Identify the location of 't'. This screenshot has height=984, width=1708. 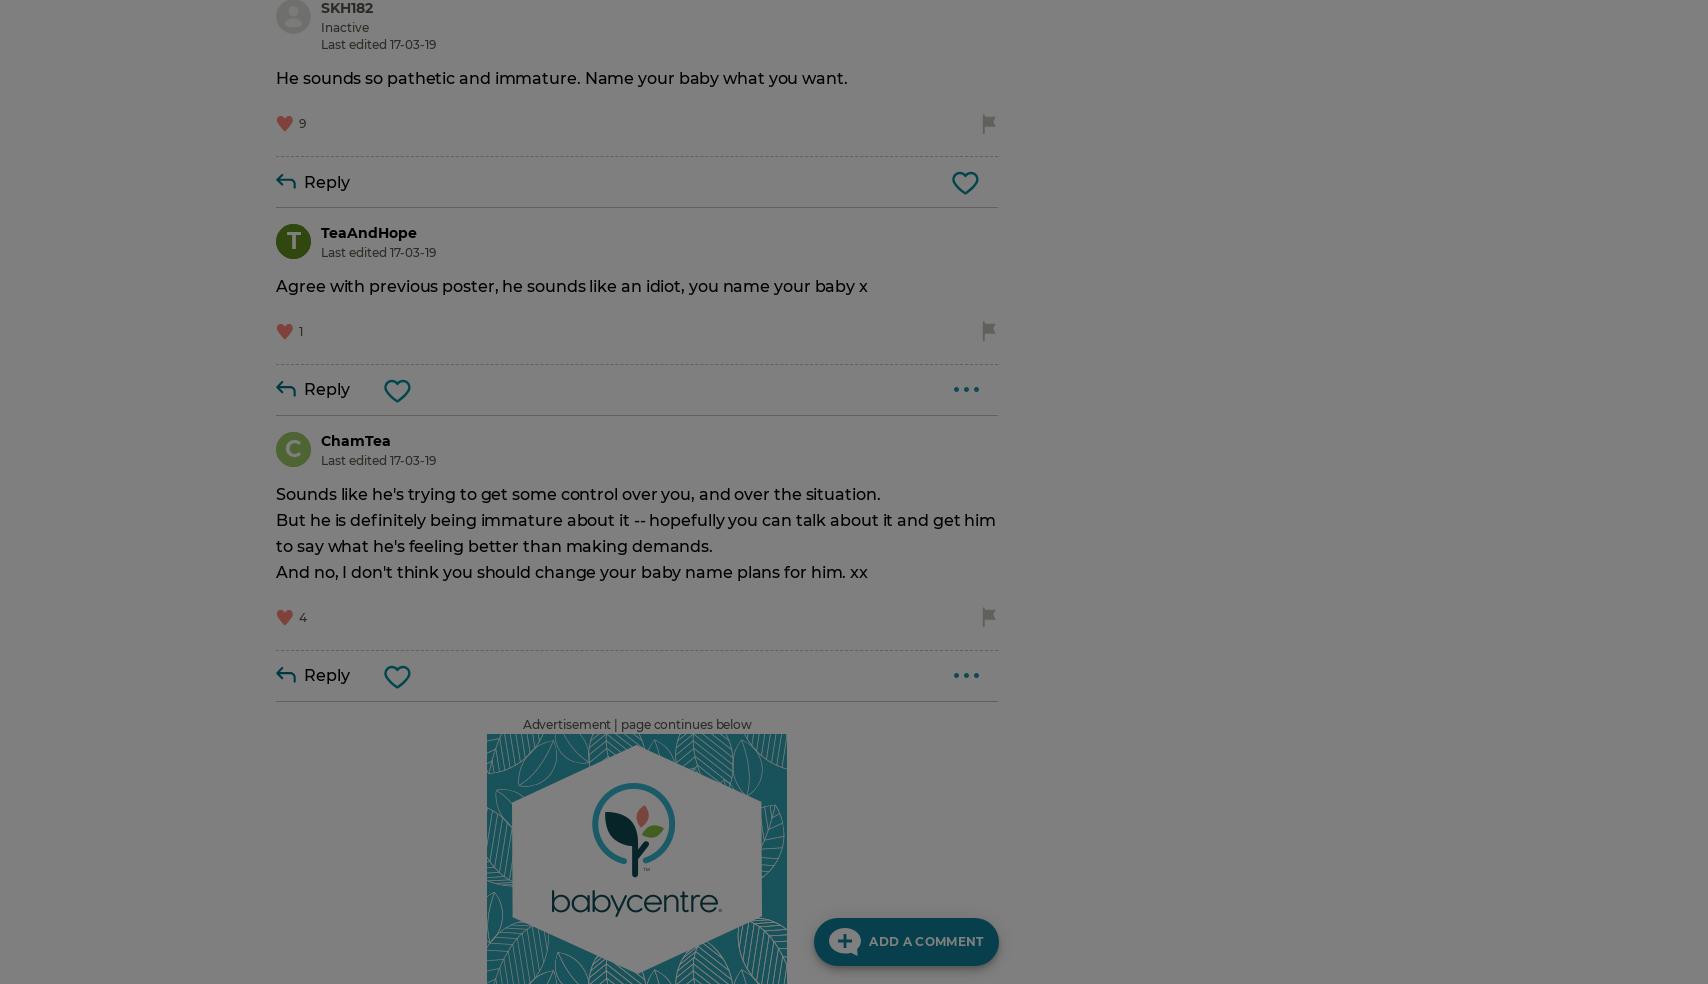
(292, 240).